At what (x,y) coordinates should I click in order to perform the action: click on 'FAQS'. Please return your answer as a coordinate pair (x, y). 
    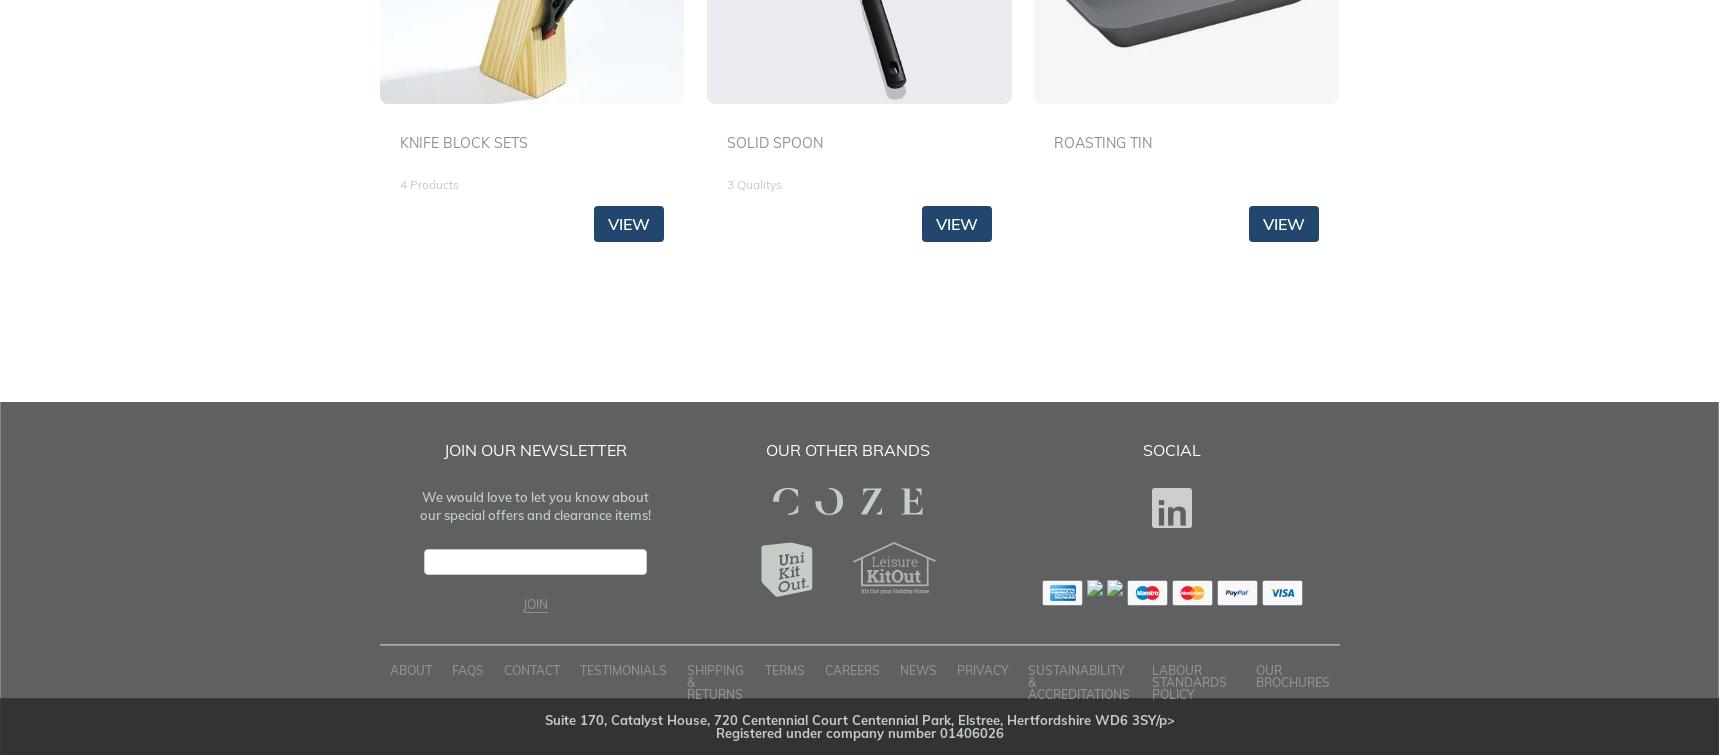
    Looking at the image, I should click on (467, 669).